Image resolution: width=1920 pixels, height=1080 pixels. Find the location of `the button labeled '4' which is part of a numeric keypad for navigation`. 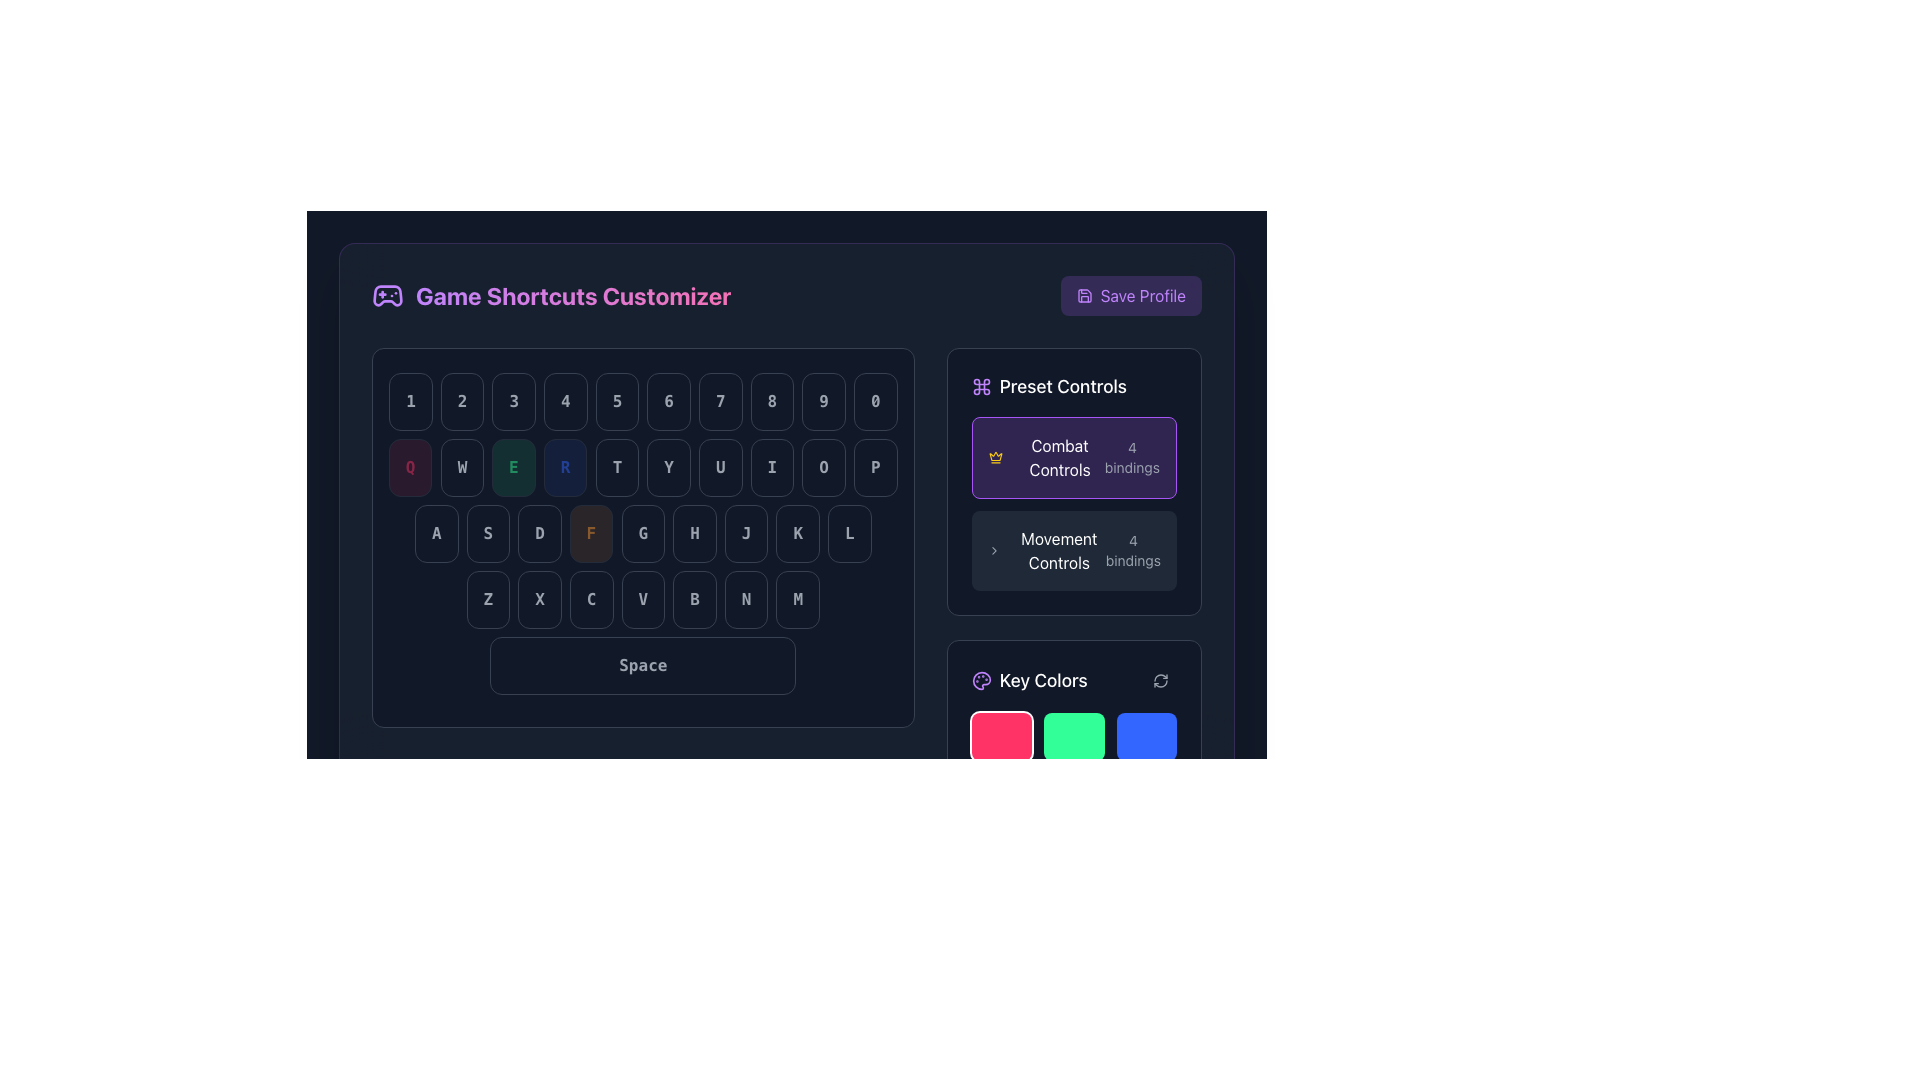

the button labeled '4' which is part of a numeric keypad for navigation is located at coordinates (564, 401).